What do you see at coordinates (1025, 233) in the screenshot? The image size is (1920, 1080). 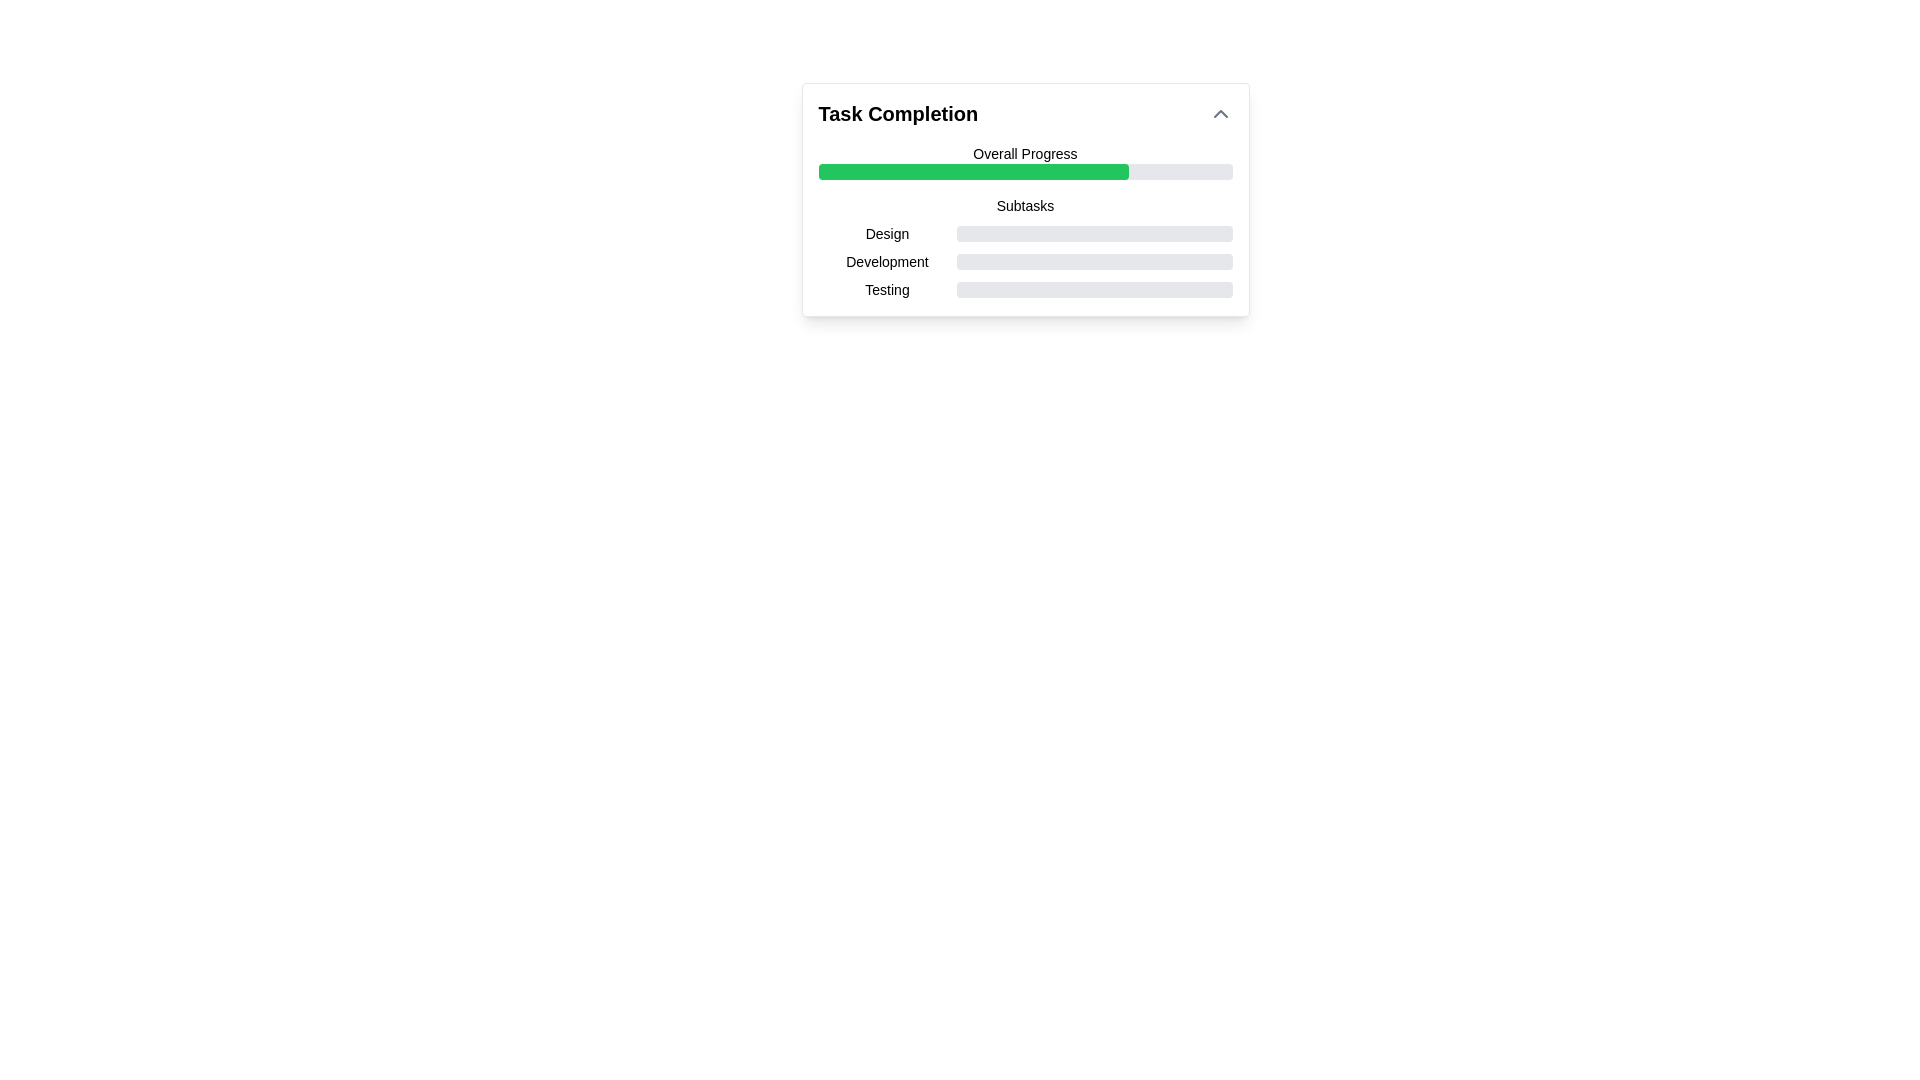 I see `the progress bar indicating the completion level for the 'Design' subtask, which is the first item under the 'Subtasks' header` at bounding box center [1025, 233].